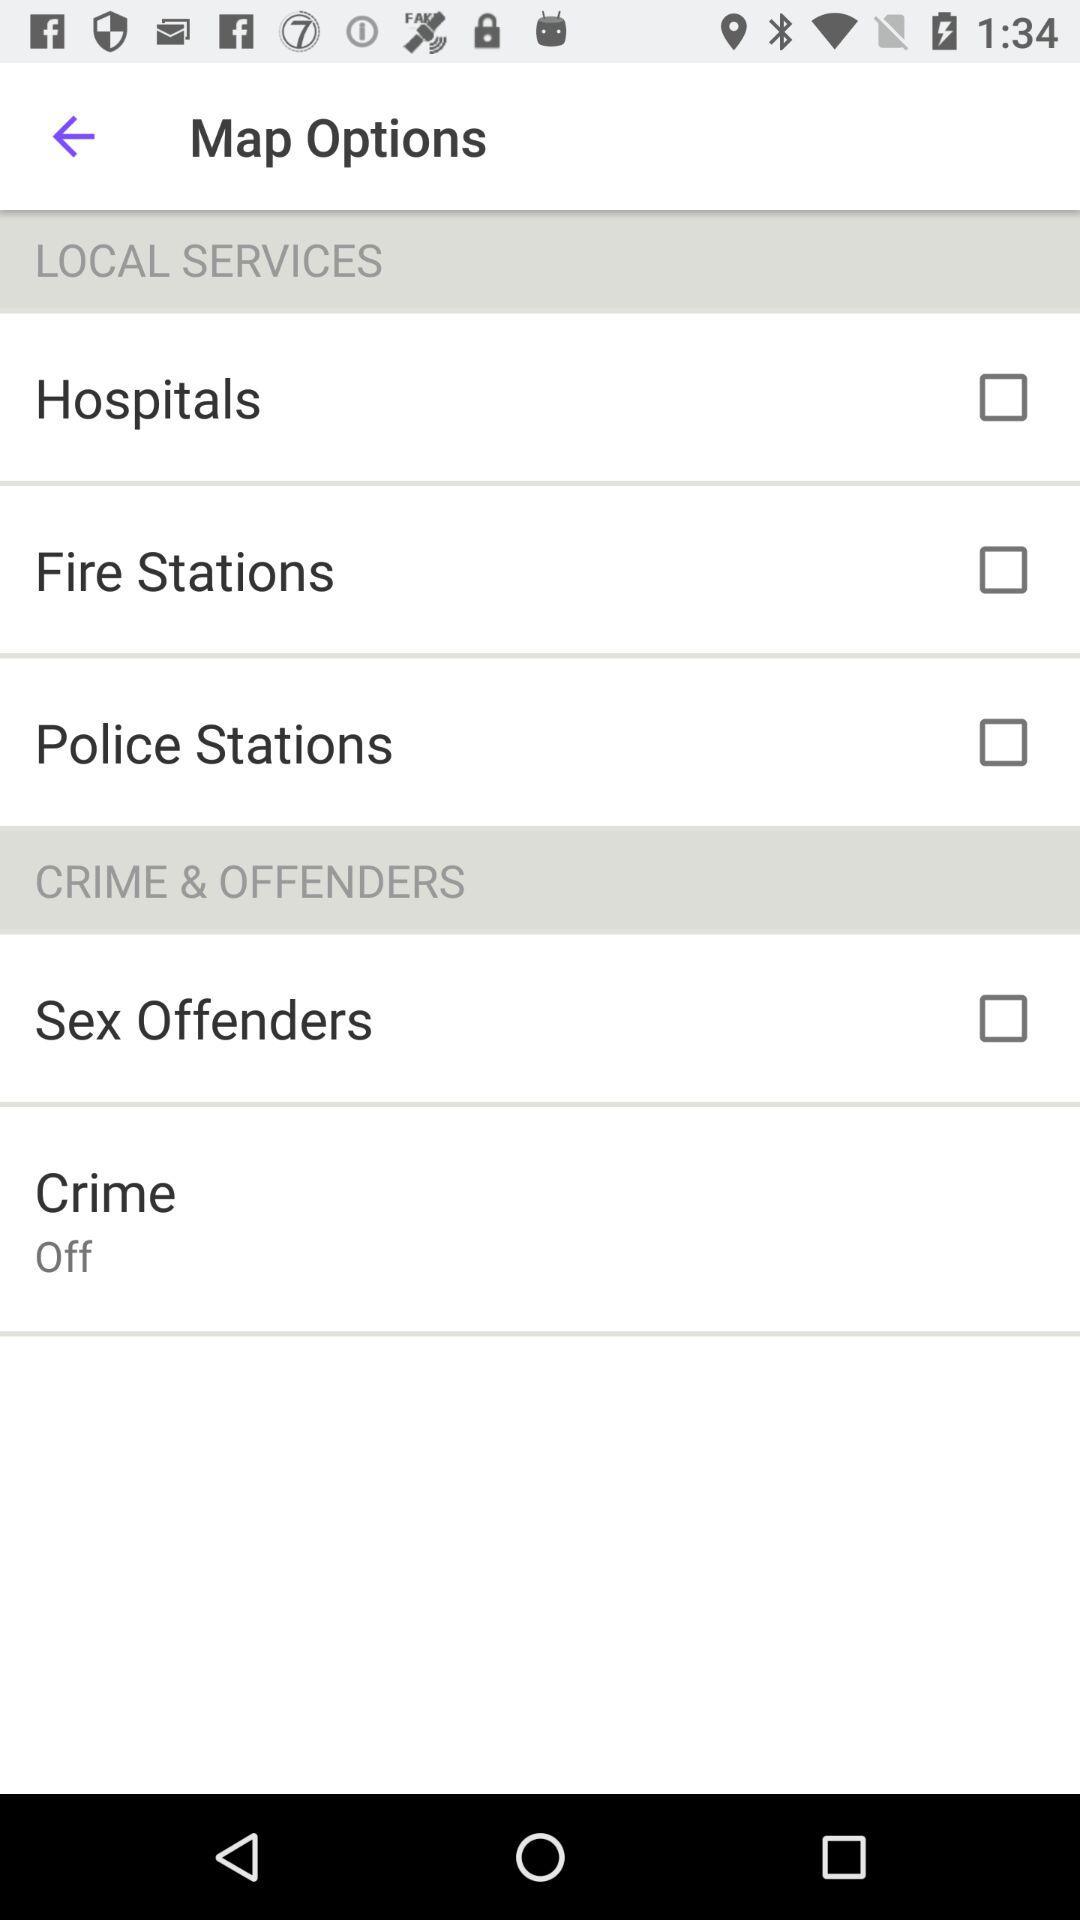 The width and height of the screenshot is (1080, 1920). I want to click on the icon above police stations icon, so click(184, 568).